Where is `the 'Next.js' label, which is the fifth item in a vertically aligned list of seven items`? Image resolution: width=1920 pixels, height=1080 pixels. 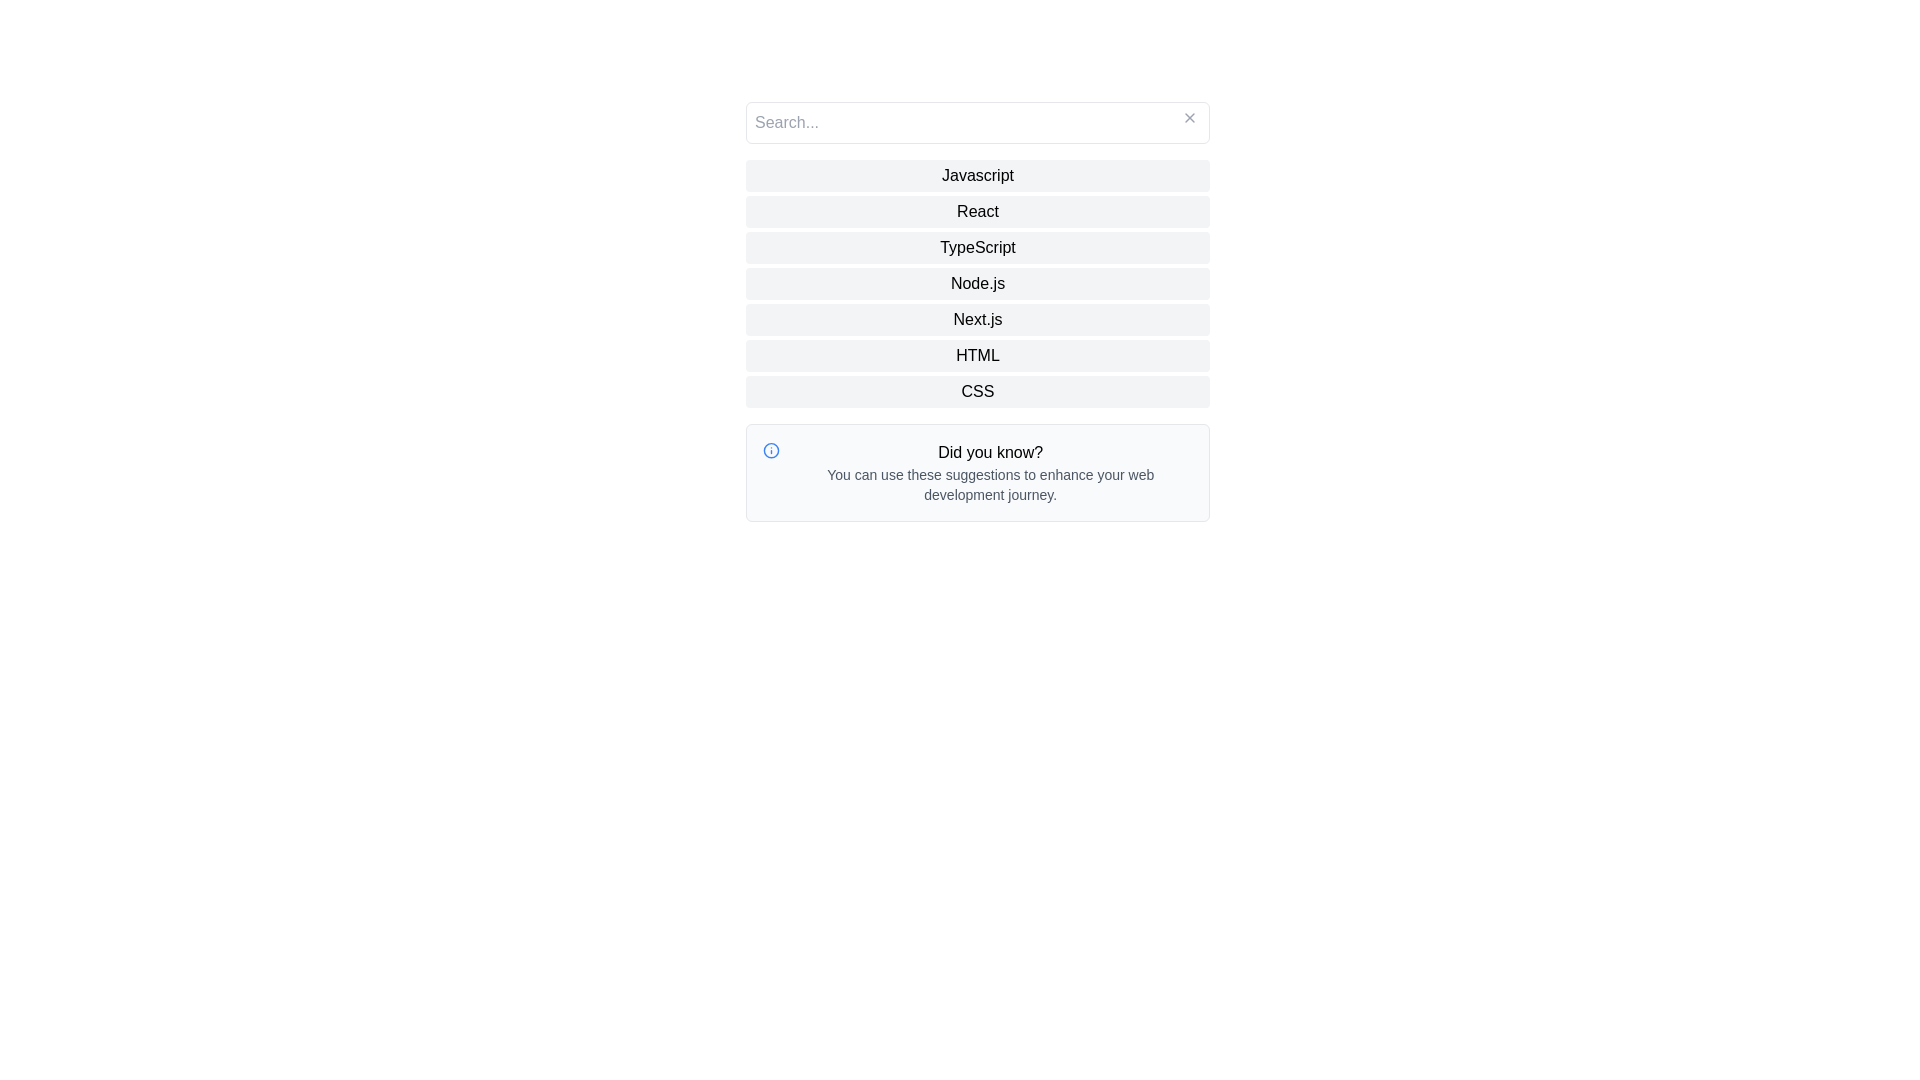 the 'Next.js' label, which is the fifth item in a vertically aligned list of seven items is located at coordinates (978, 319).